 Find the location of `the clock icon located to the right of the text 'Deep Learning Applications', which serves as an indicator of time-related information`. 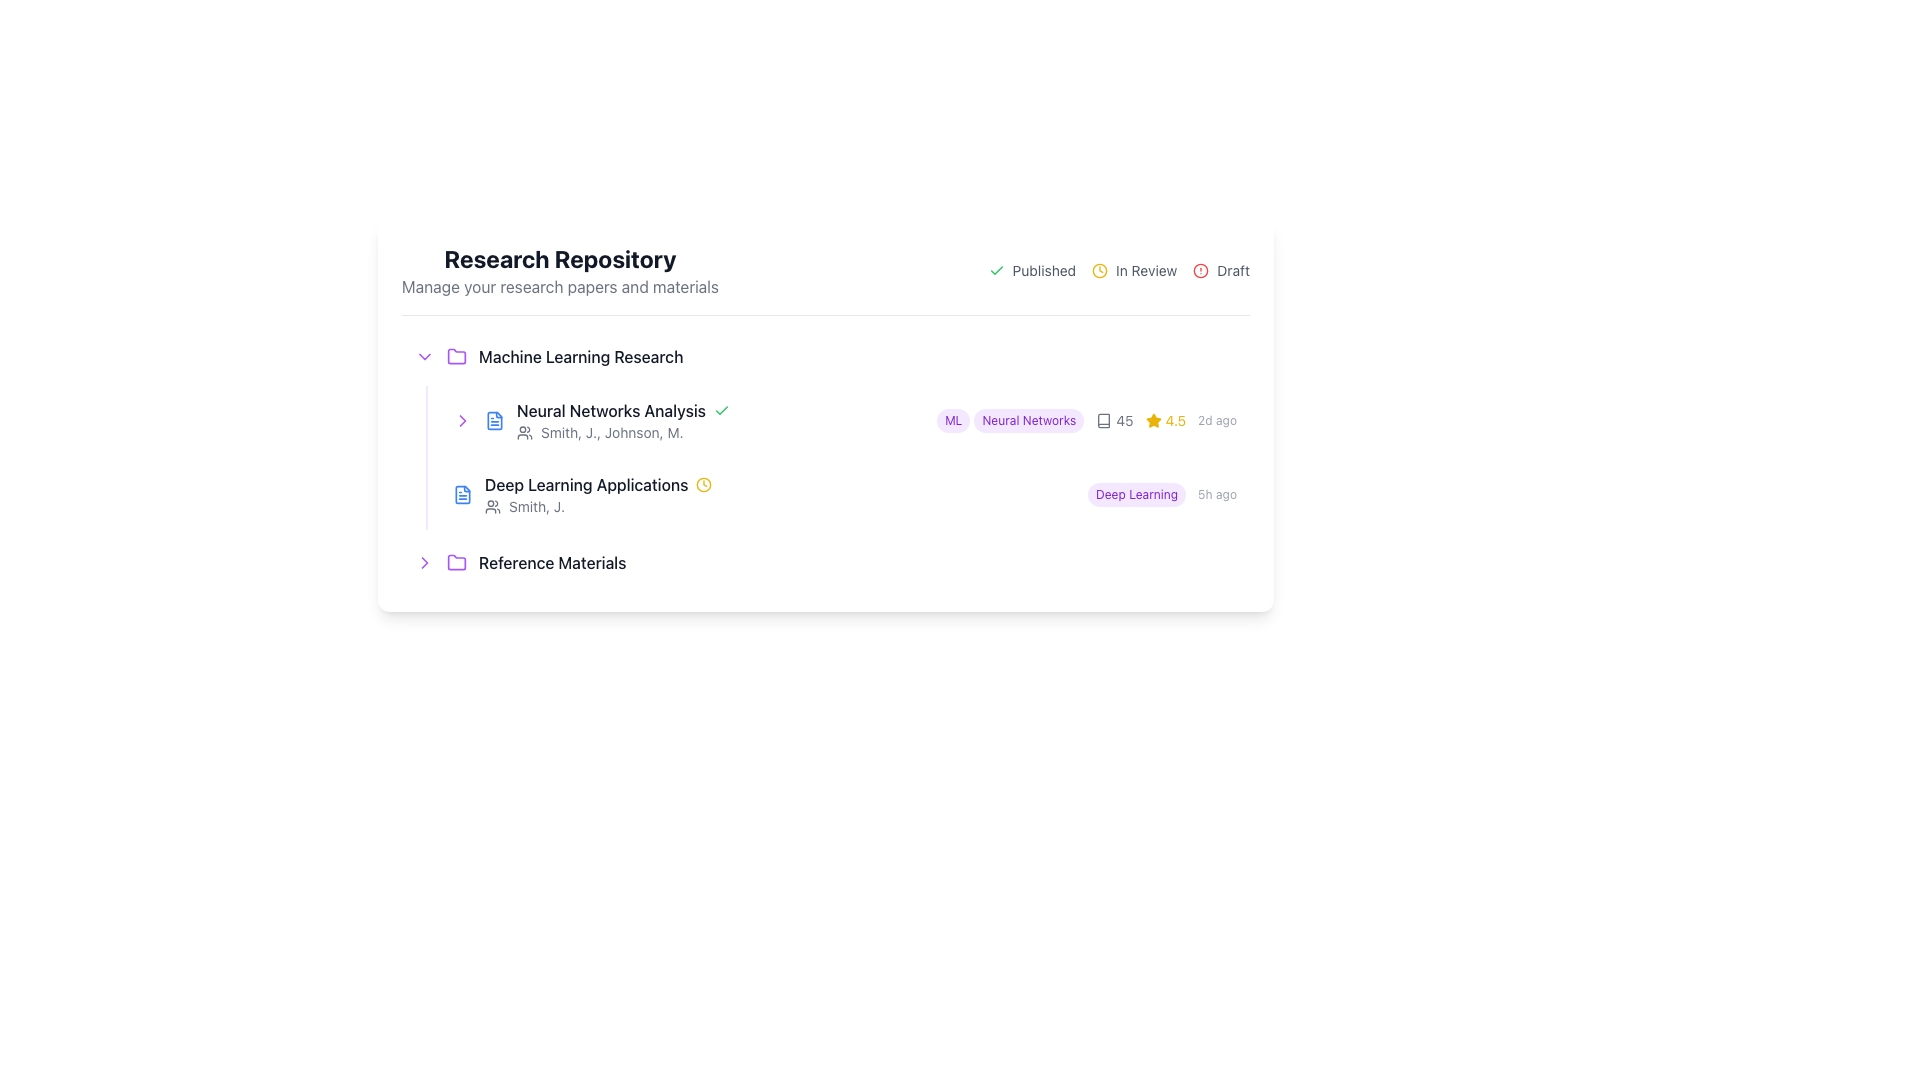

the clock icon located to the right of the text 'Deep Learning Applications', which serves as an indicator of time-related information is located at coordinates (704, 485).